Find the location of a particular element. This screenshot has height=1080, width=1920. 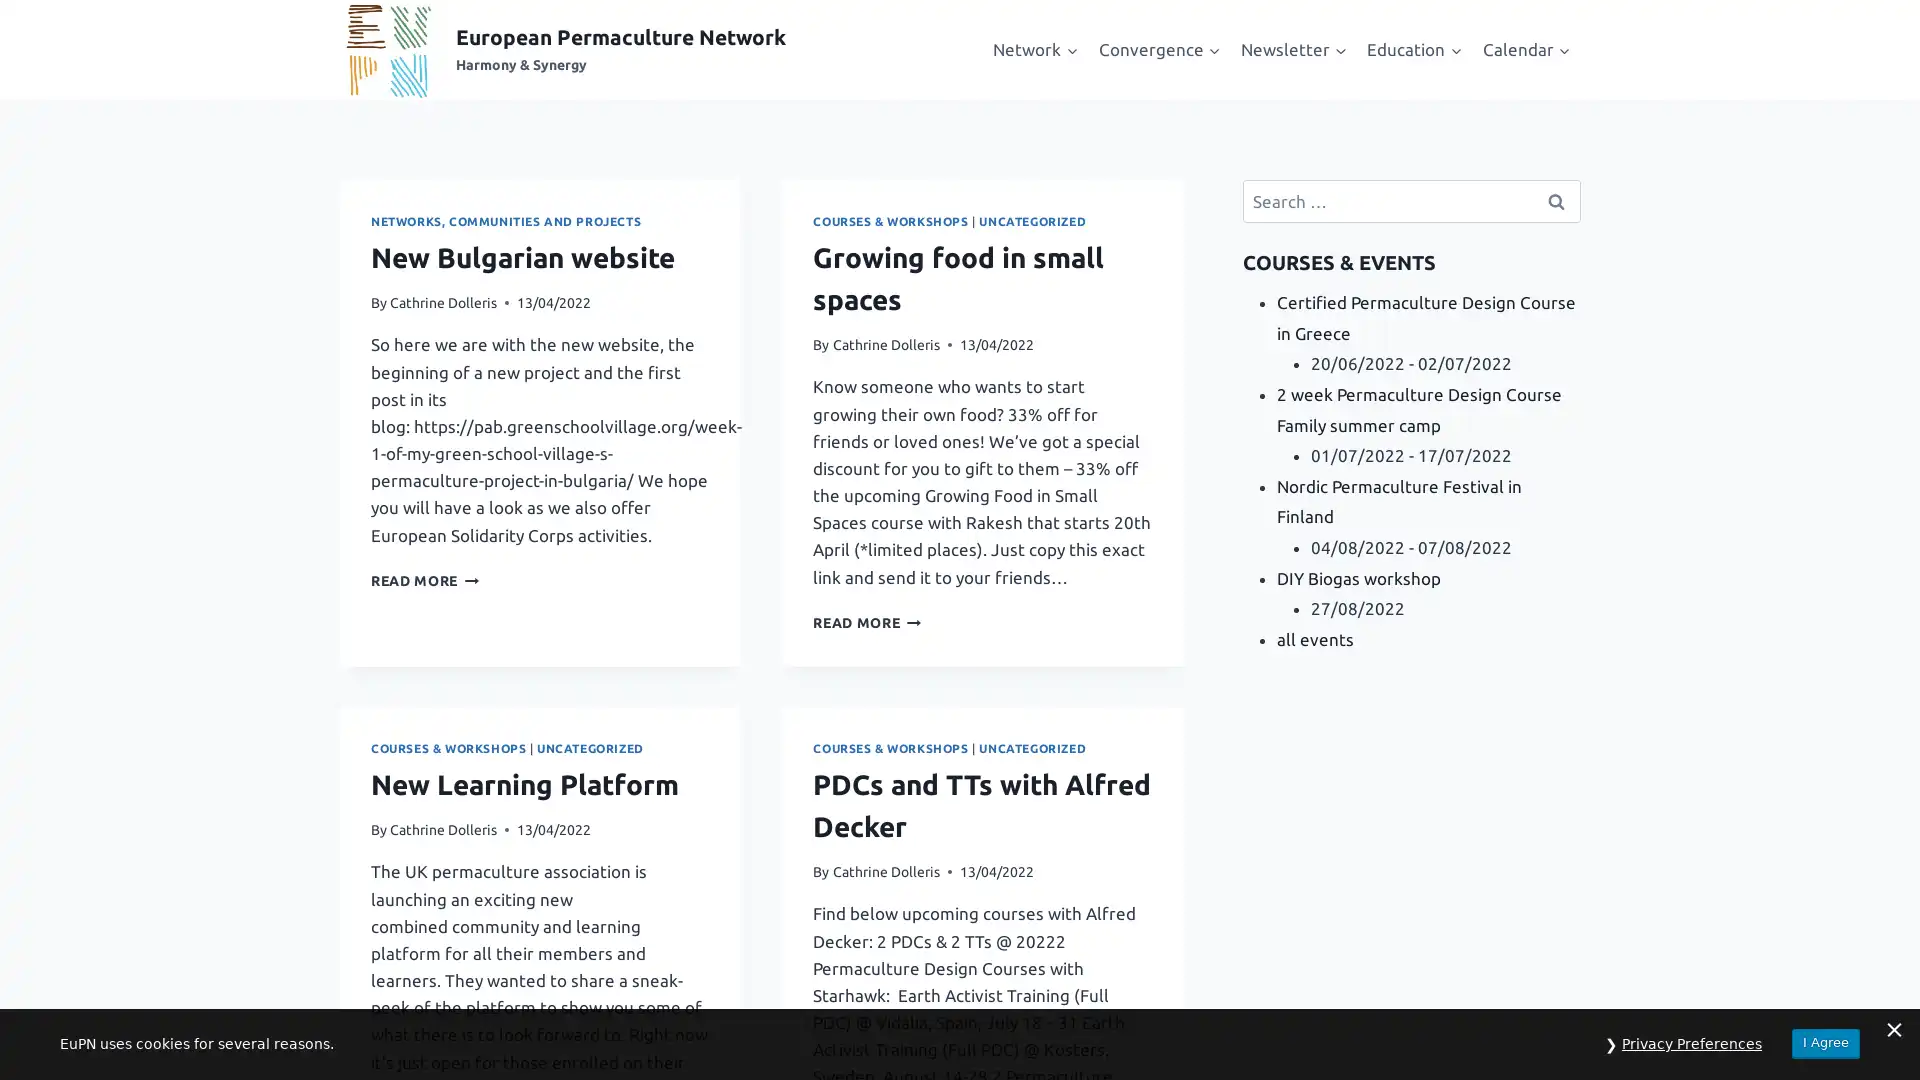

Expand child menu is located at coordinates (1158, 48).